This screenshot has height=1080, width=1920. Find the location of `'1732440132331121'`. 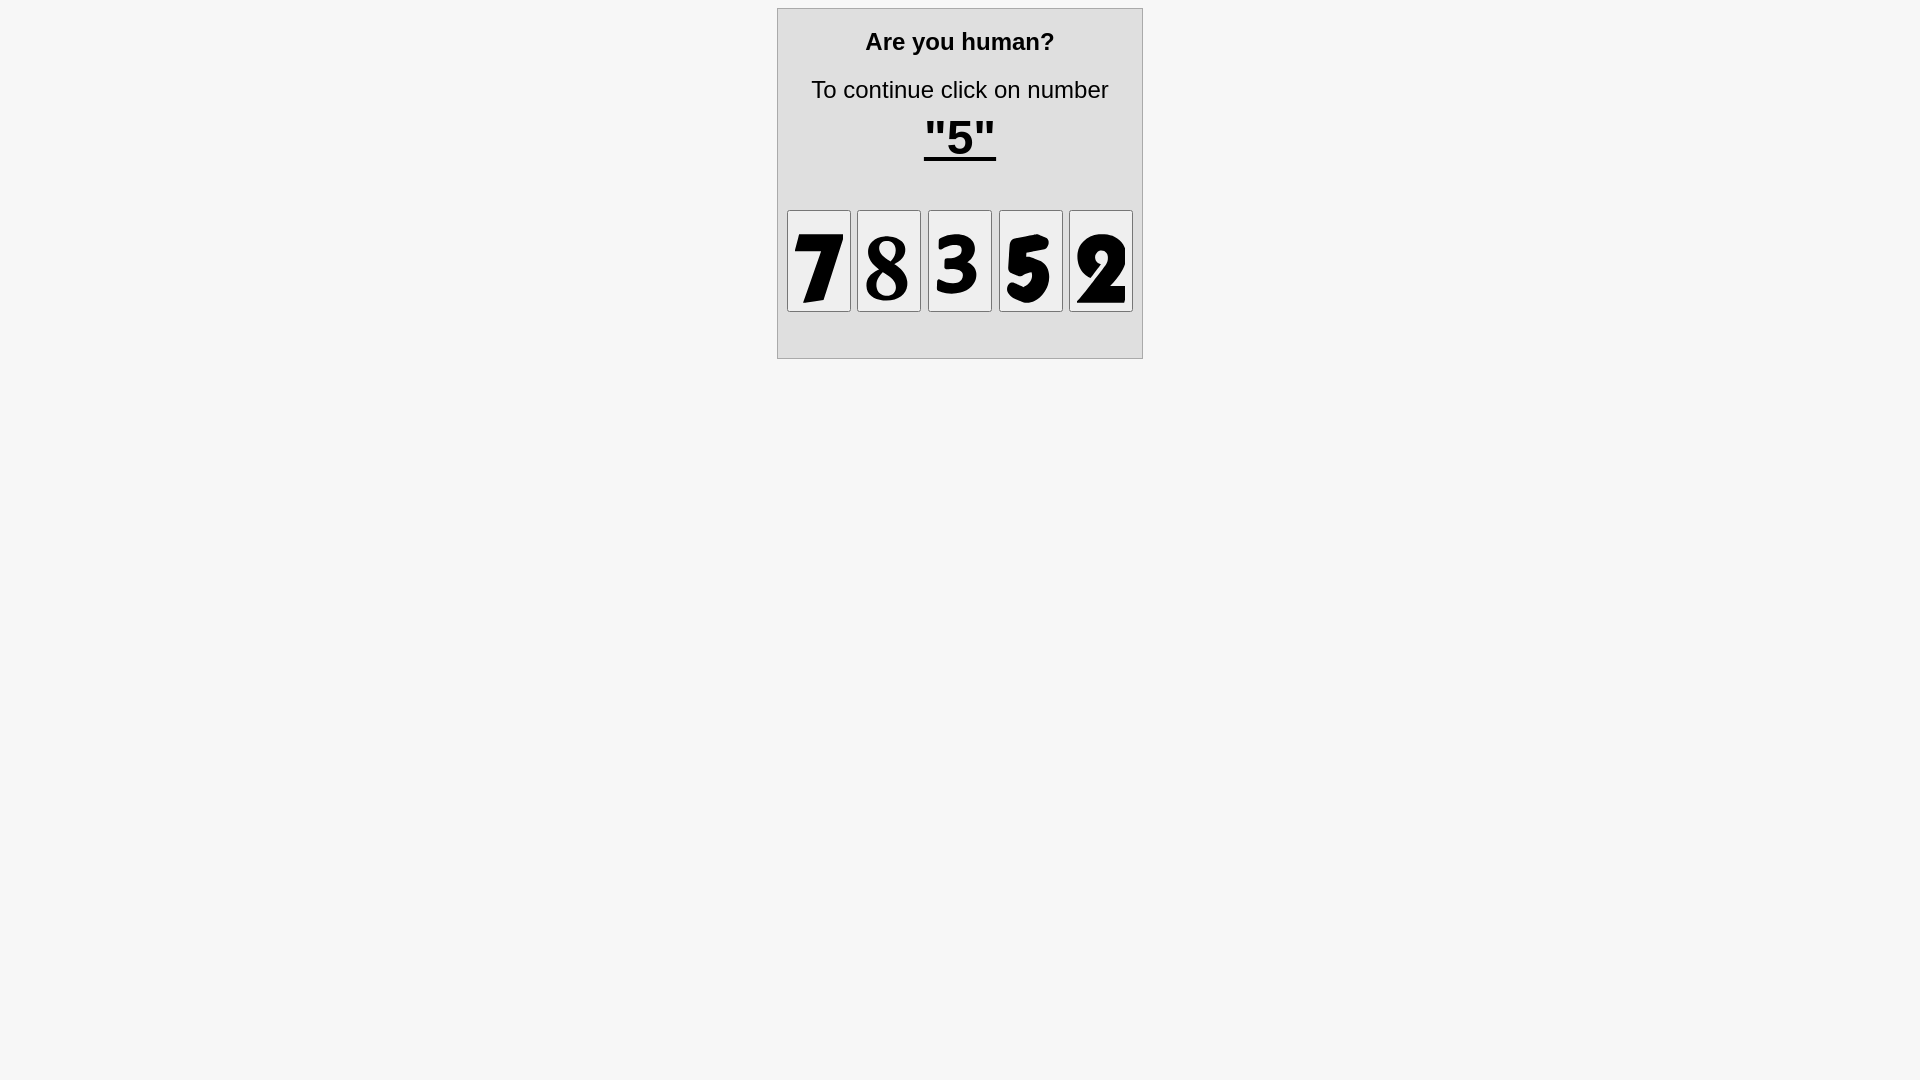

'1732440132331121' is located at coordinates (960, 260).